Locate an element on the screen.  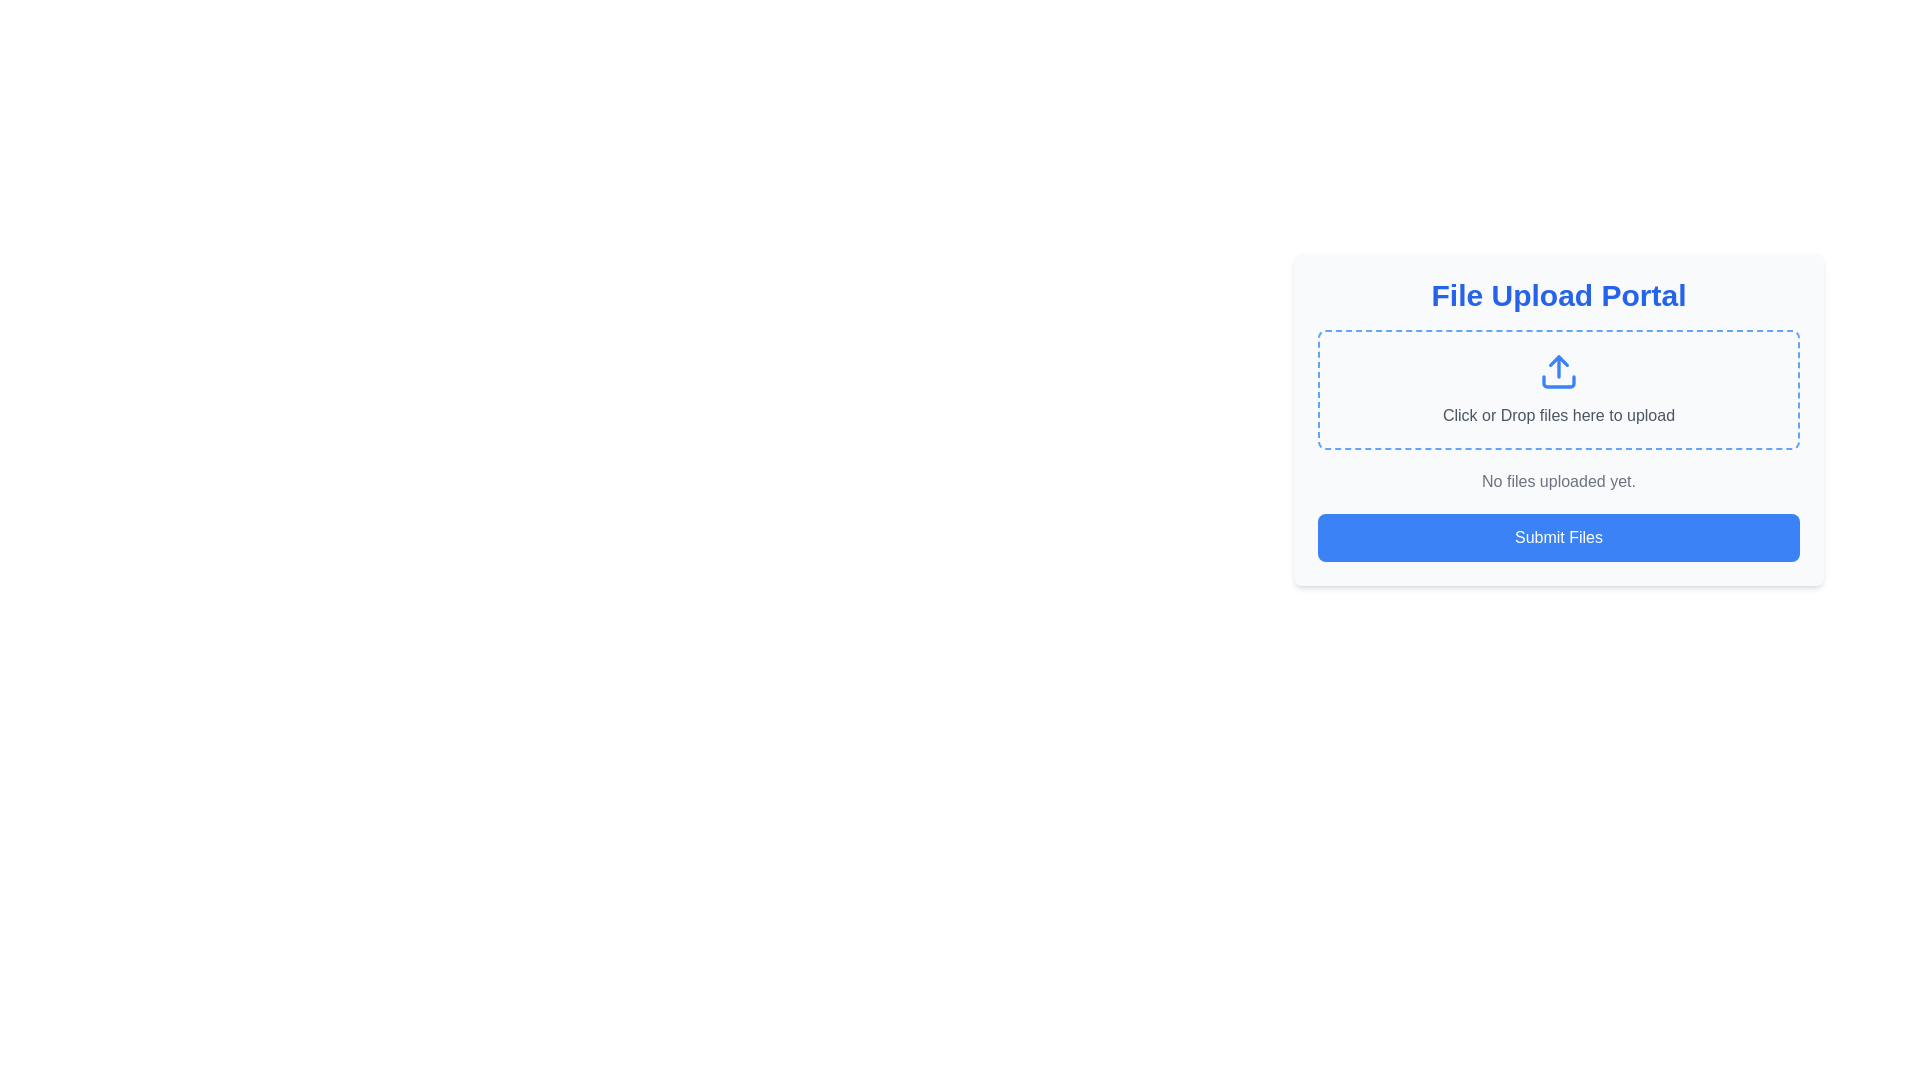
the text label that provides guidance for file uploads, positioned above the upload progress text is located at coordinates (1558, 415).